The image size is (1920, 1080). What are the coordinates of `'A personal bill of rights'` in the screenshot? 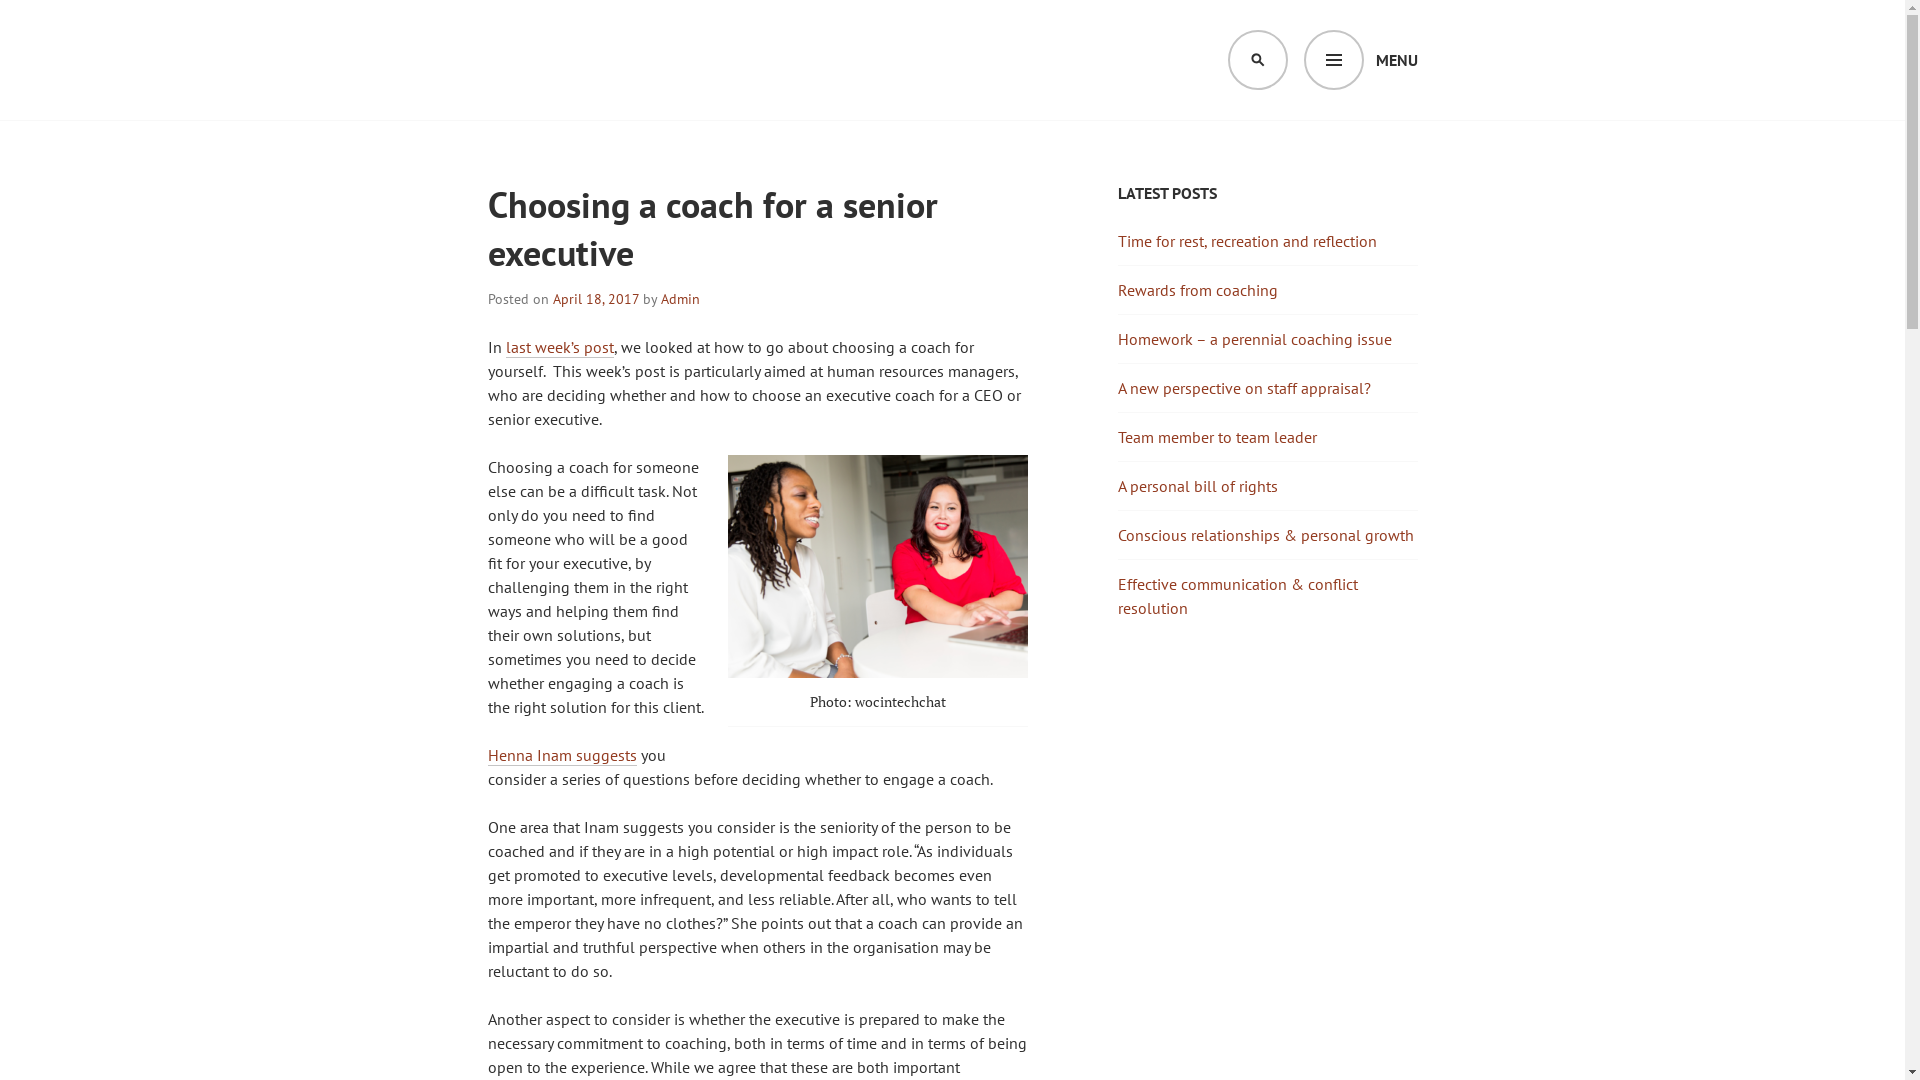 It's located at (1198, 486).